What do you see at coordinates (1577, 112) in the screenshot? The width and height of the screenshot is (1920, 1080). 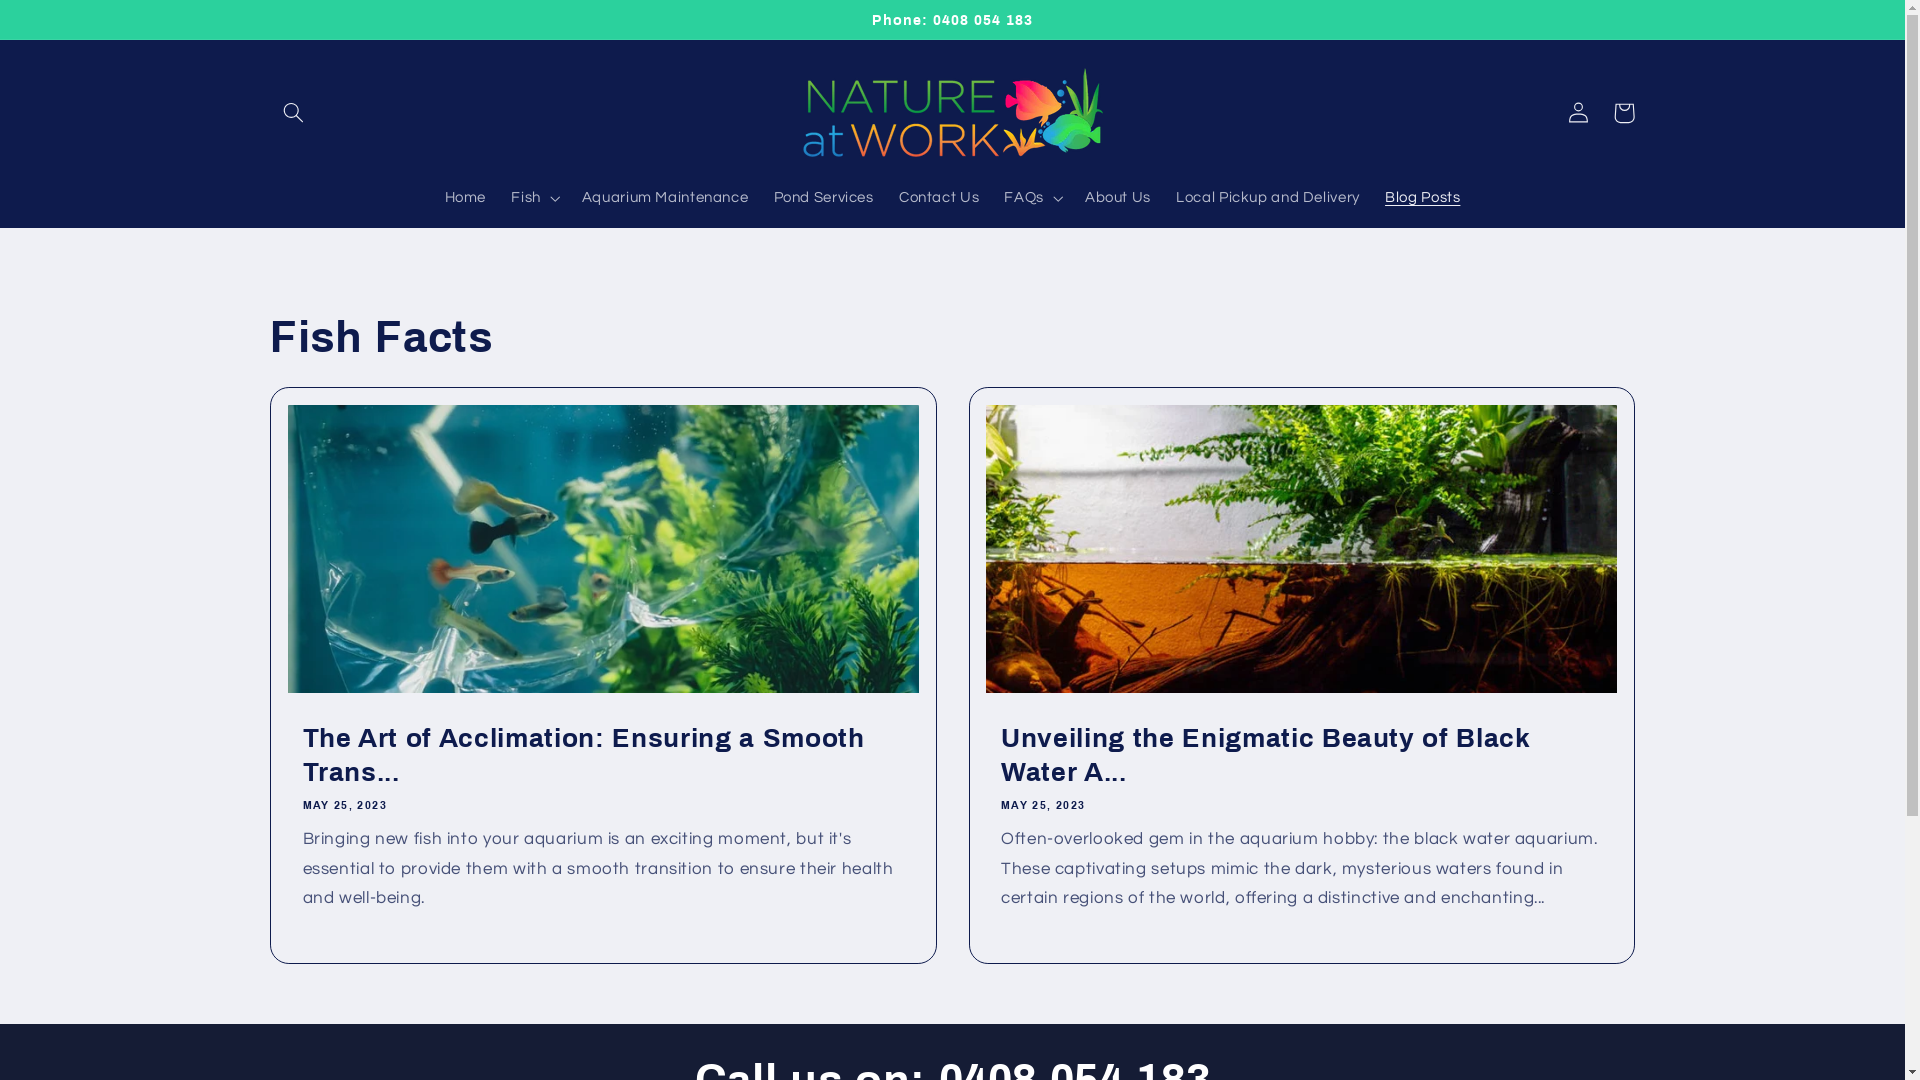 I see `'Log in'` at bounding box center [1577, 112].